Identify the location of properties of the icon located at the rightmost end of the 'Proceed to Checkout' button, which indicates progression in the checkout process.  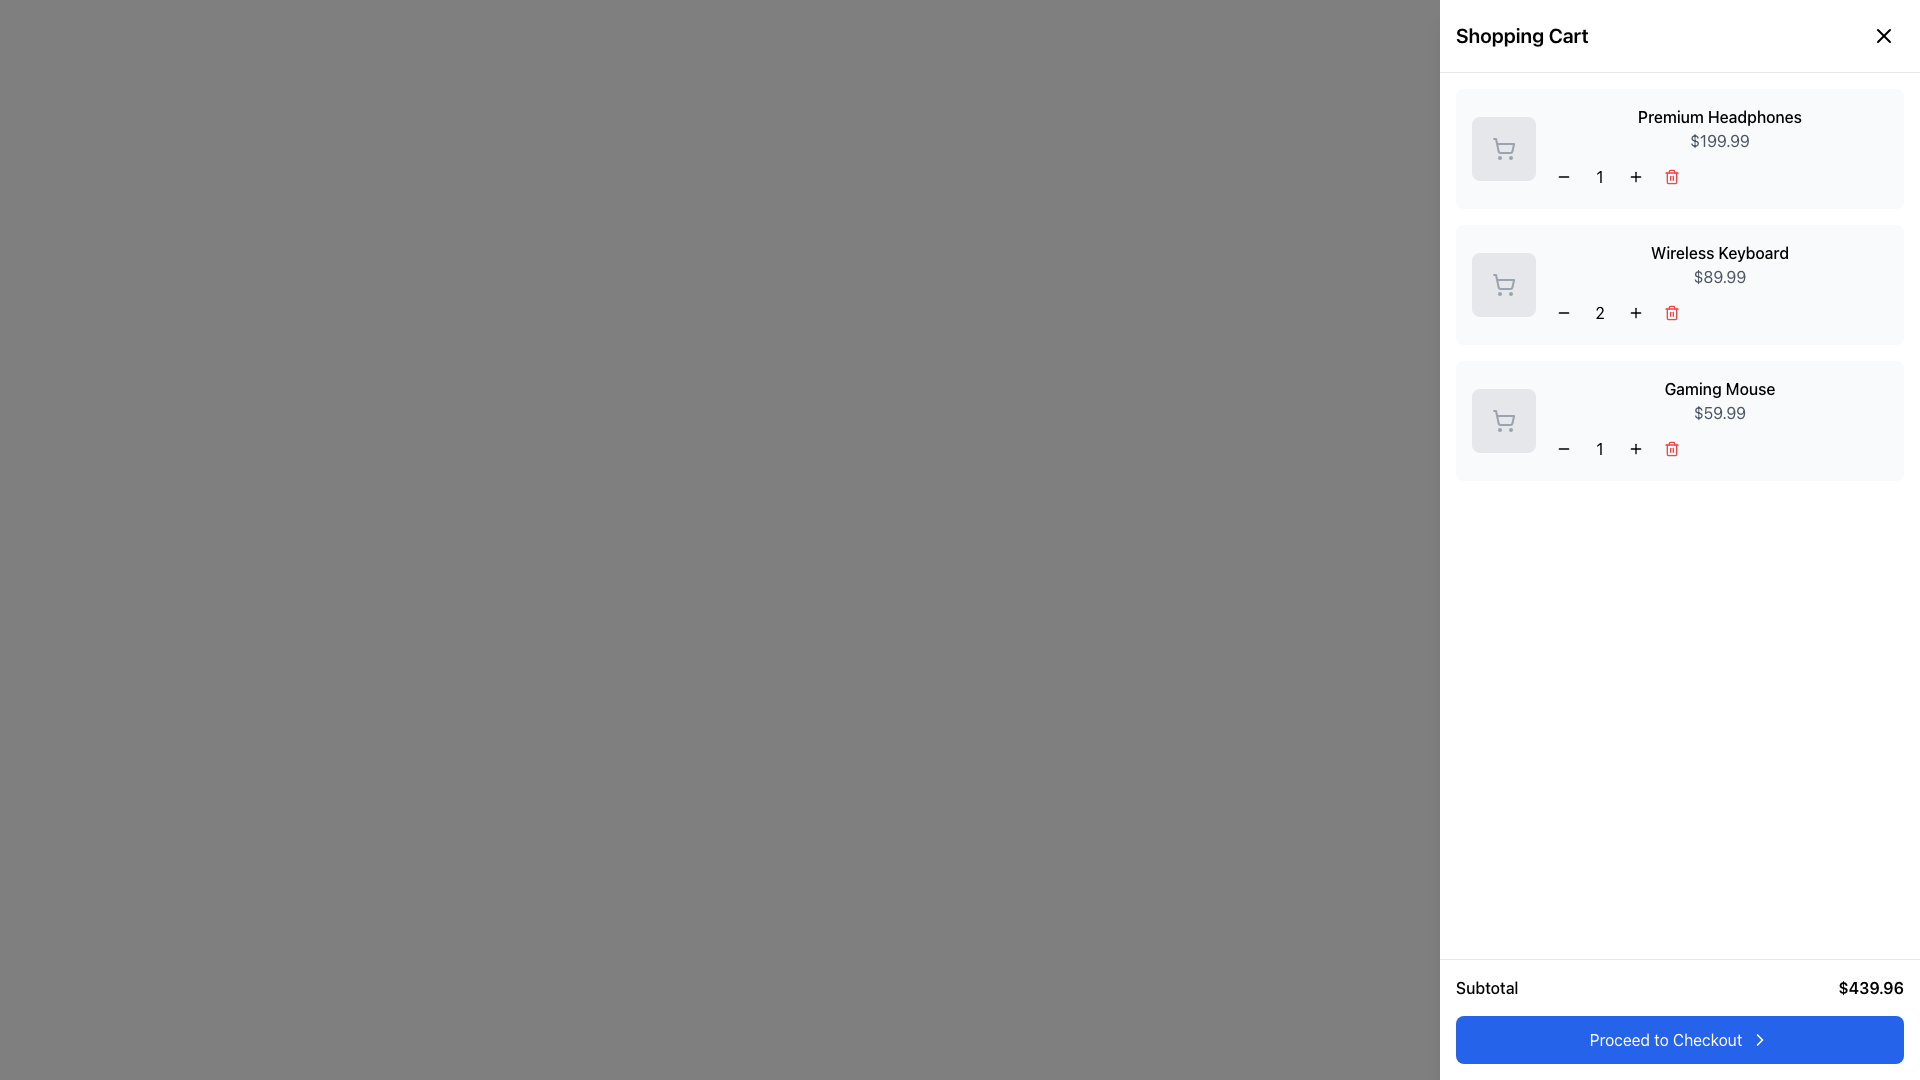
(1760, 1039).